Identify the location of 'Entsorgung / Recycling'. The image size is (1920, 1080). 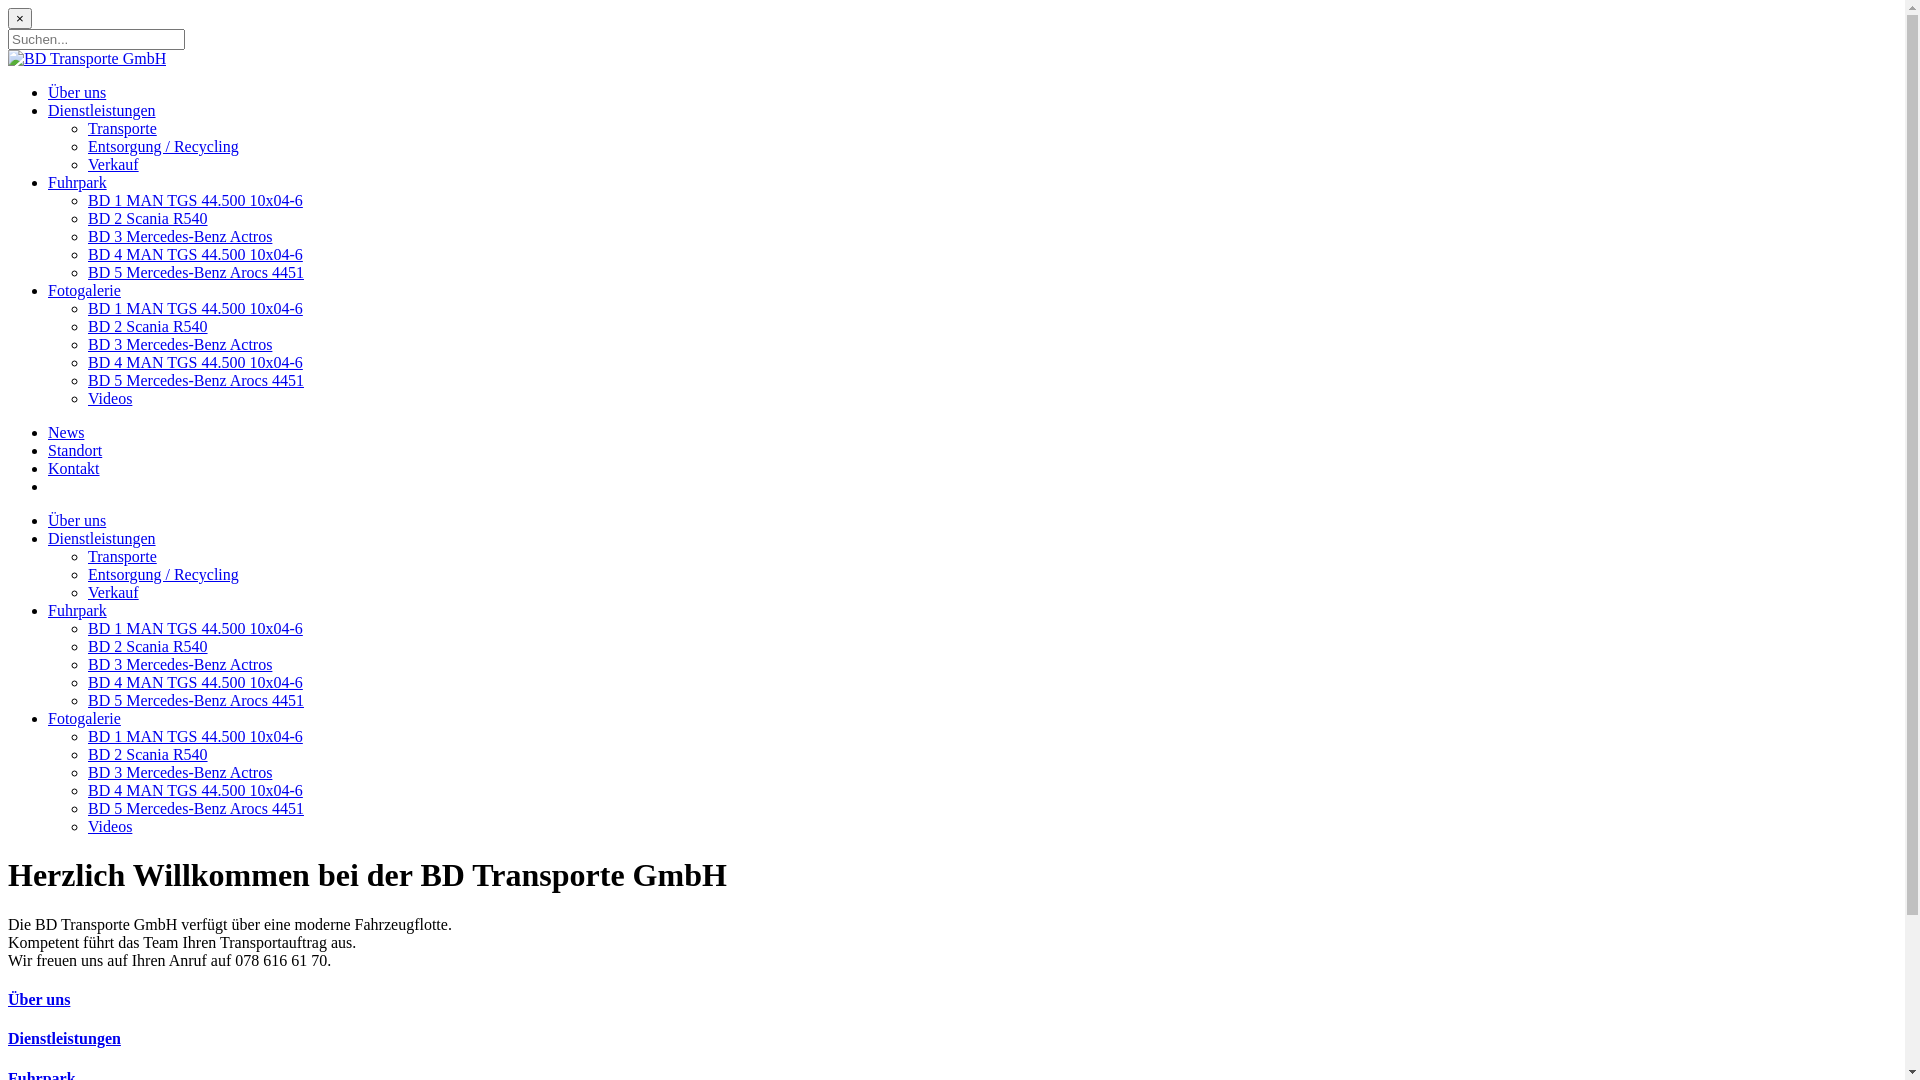
(163, 574).